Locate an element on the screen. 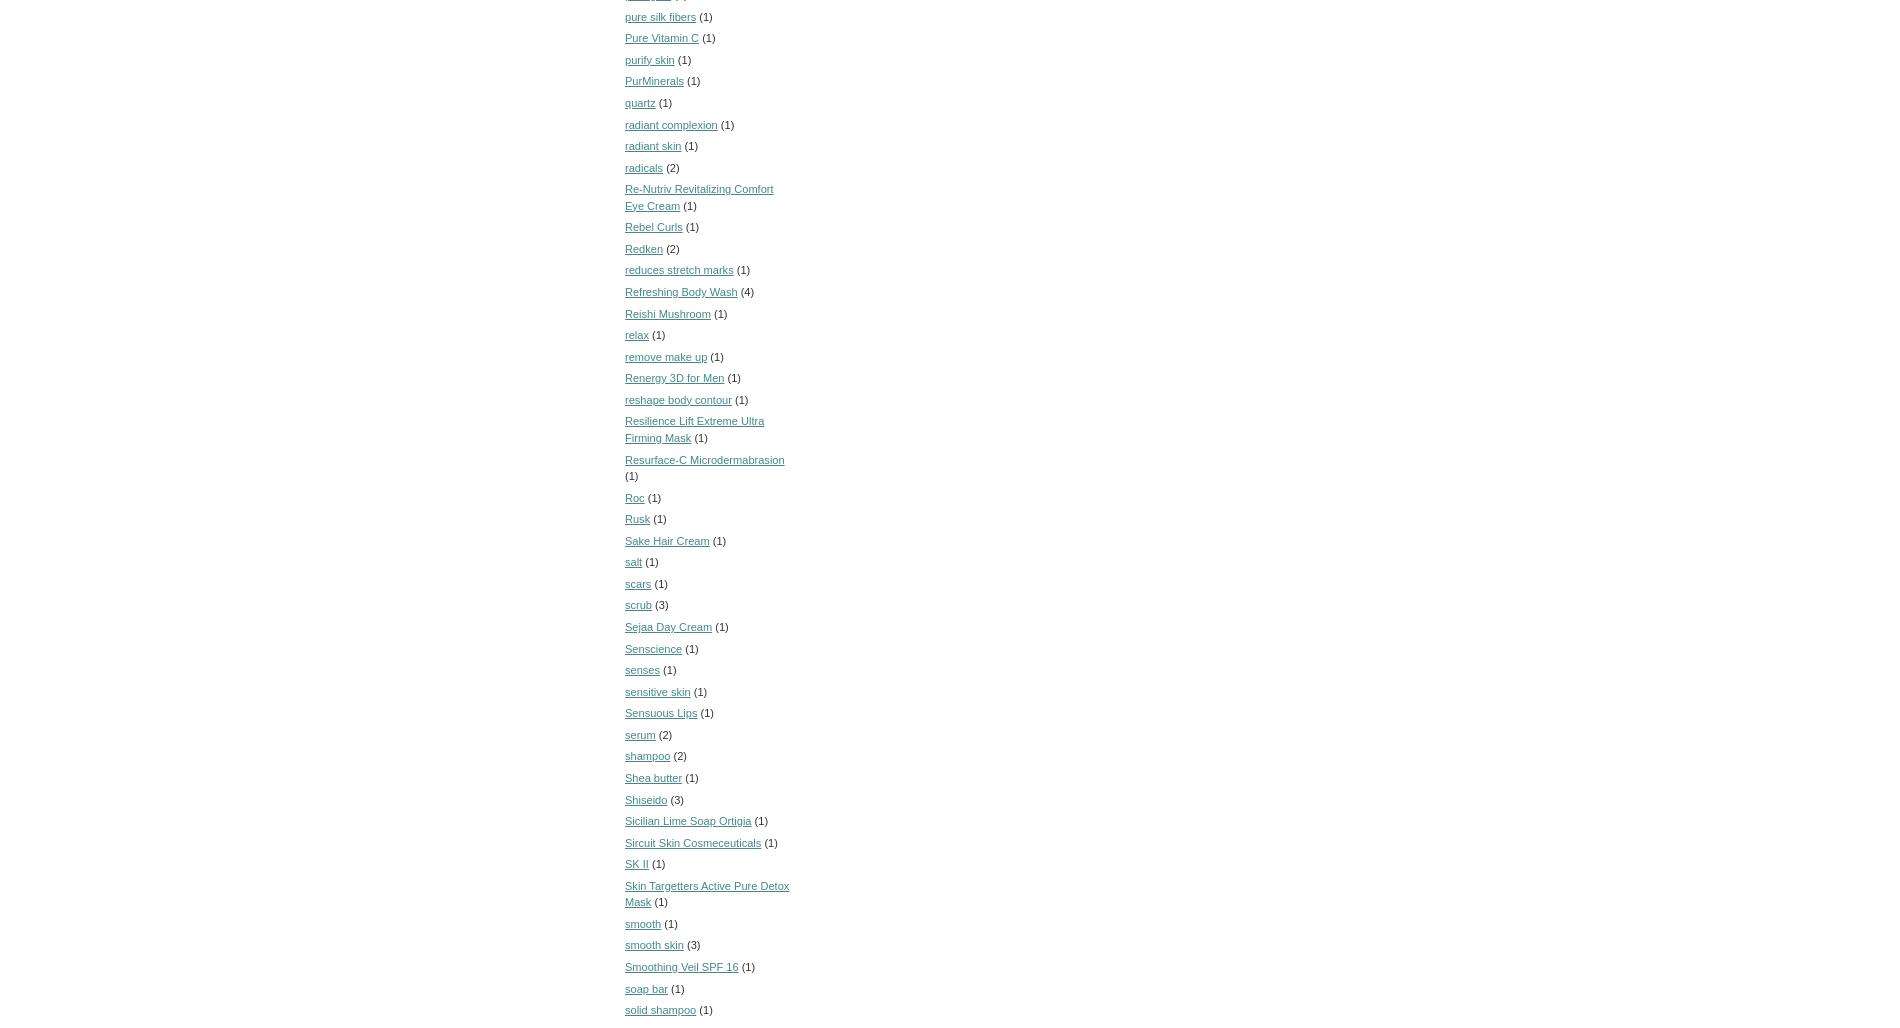 The image size is (1900, 1028). 'Sensuous Lips' is located at coordinates (661, 712).